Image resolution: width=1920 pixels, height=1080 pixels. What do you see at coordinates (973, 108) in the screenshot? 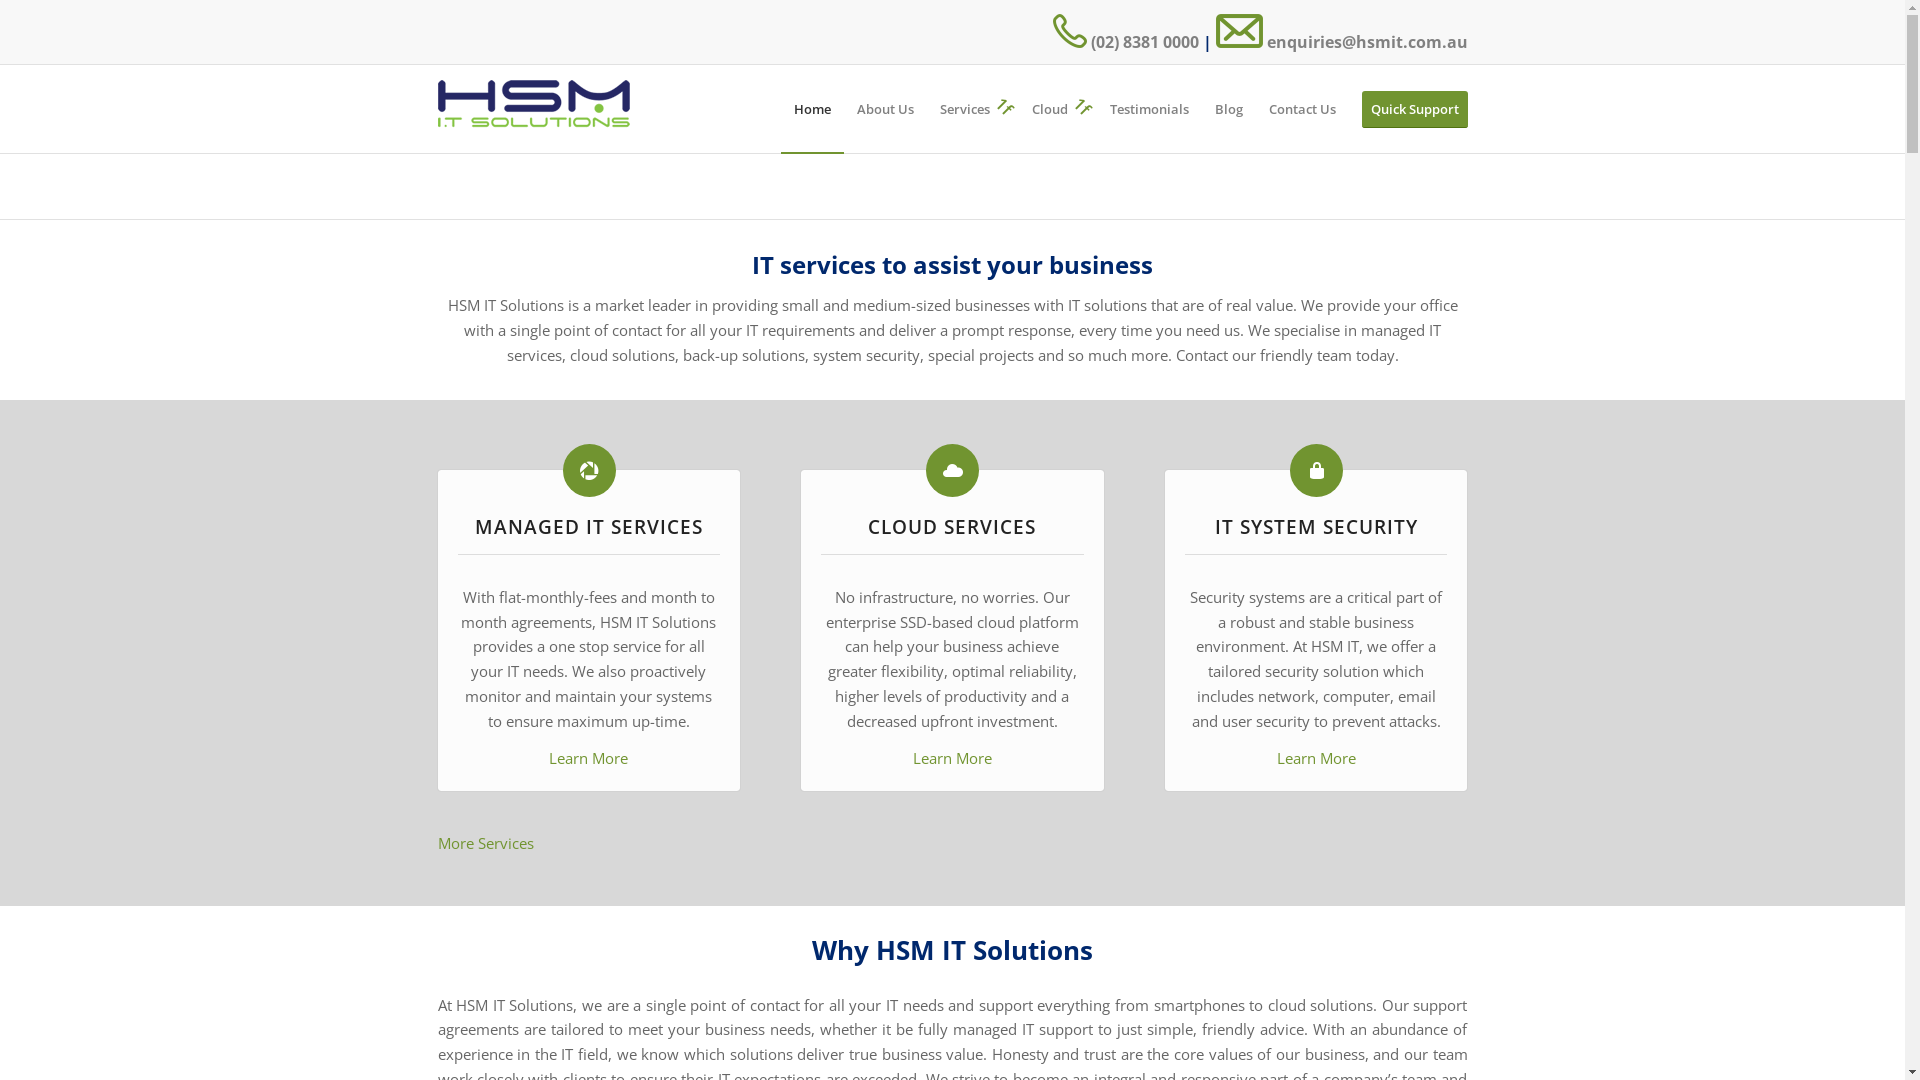
I see `'Services'` at bounding box center [973, 108].